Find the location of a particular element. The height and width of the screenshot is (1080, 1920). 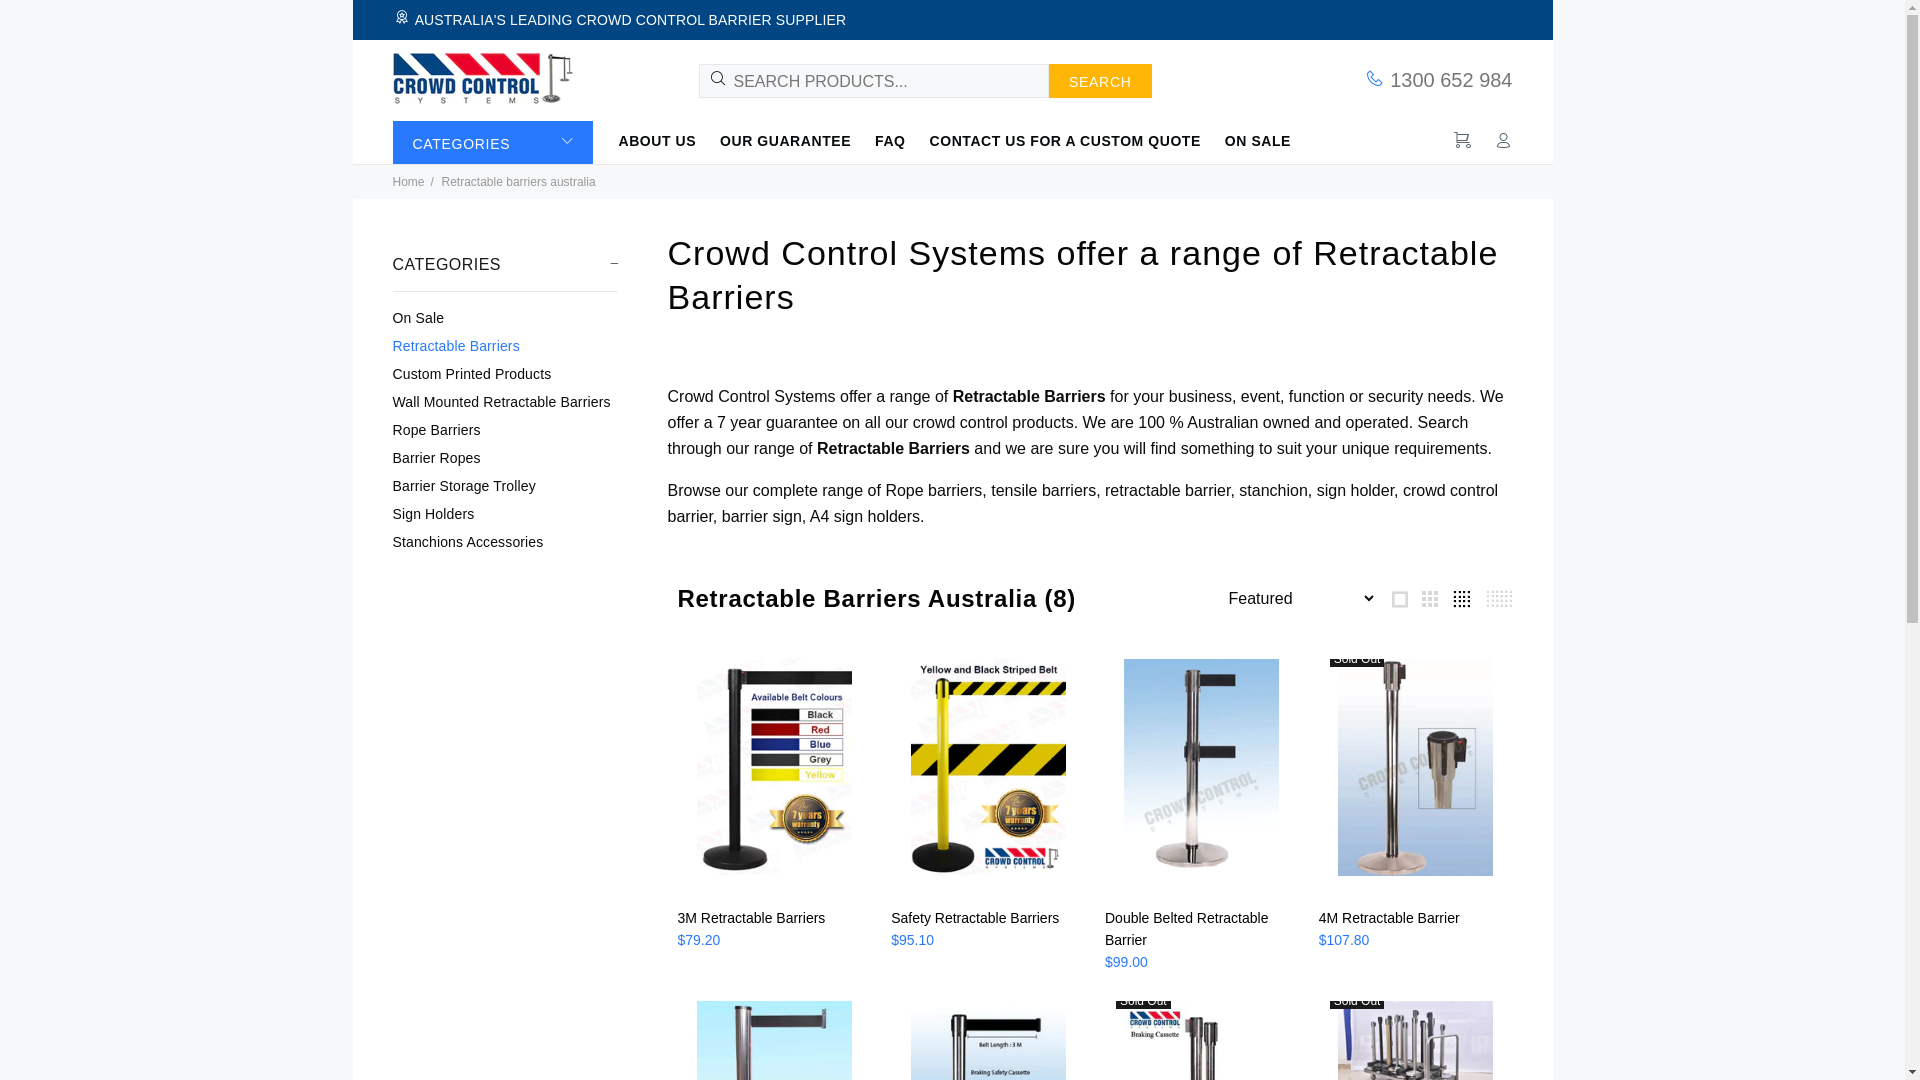

'Sign Holders' is located at coordinates (504, 512).